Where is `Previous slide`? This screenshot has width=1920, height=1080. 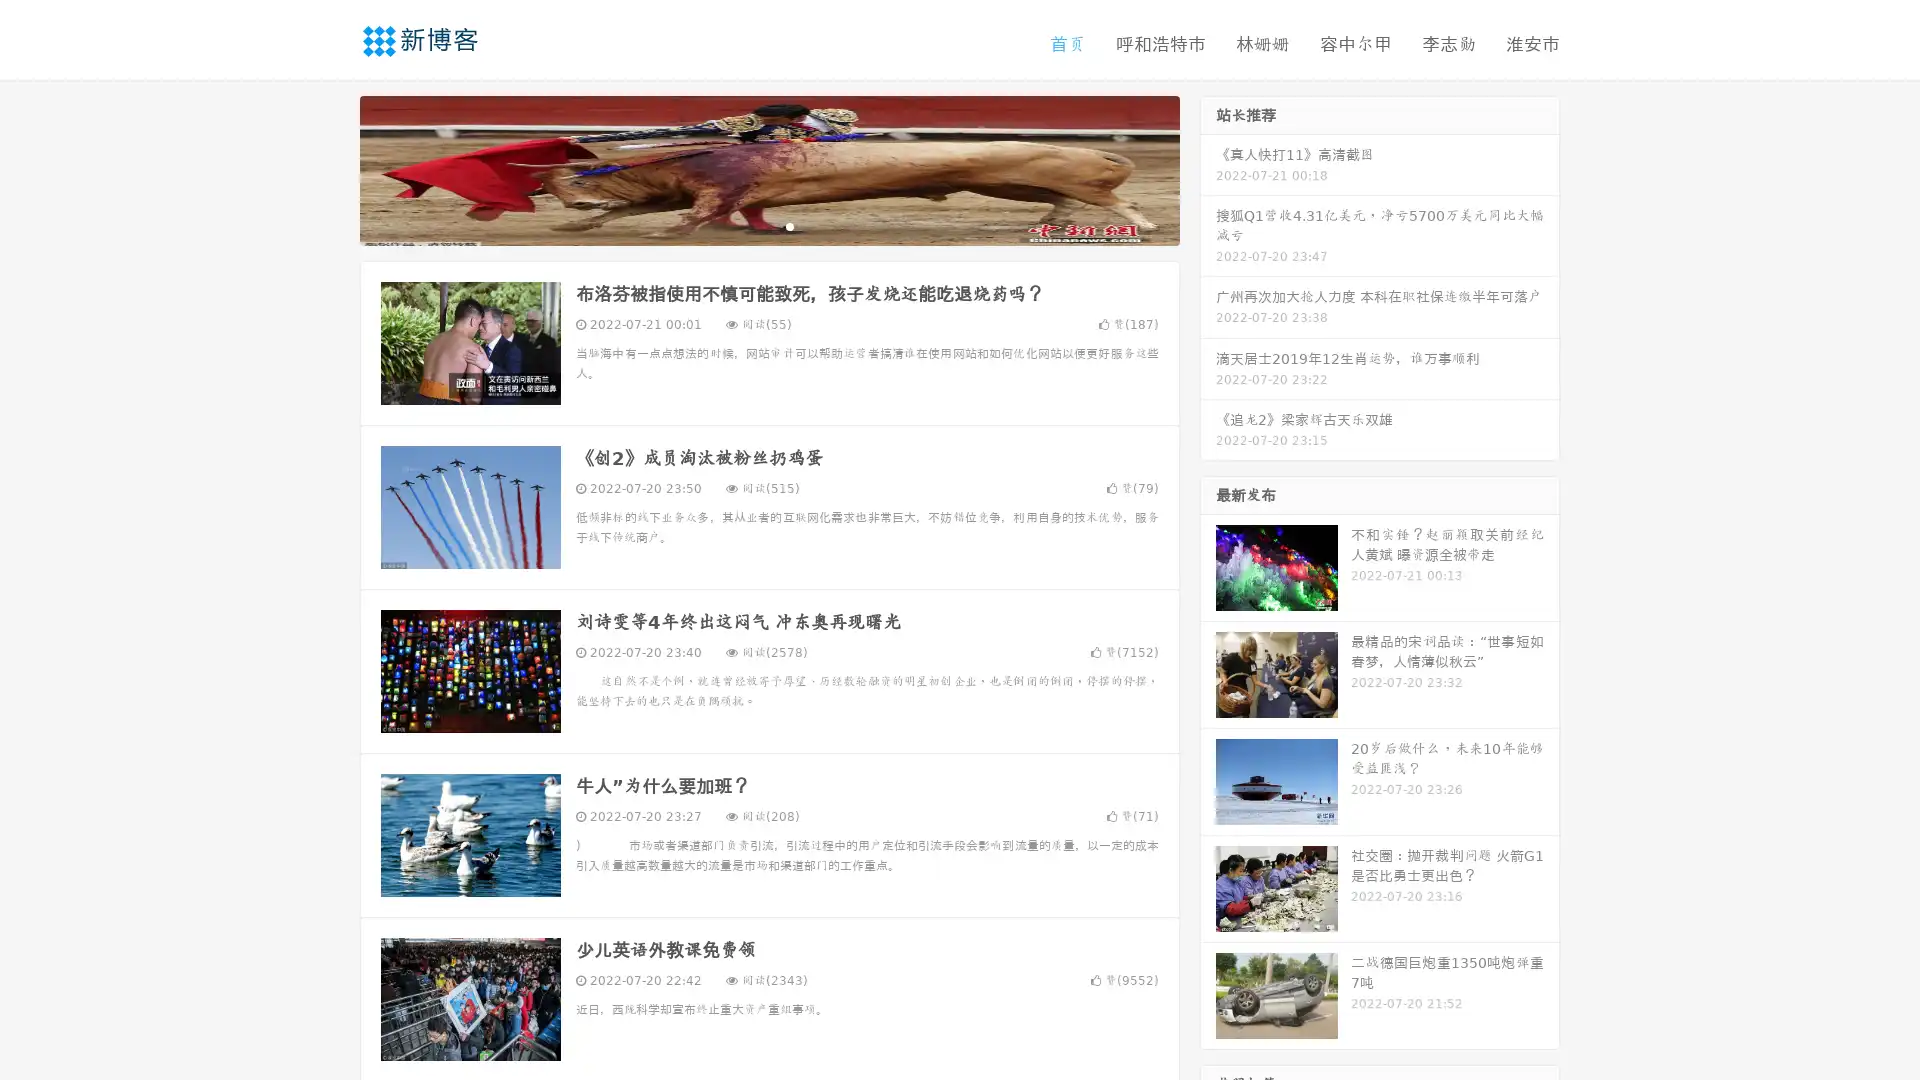
Previous slide is located at coordinates (330, 168).